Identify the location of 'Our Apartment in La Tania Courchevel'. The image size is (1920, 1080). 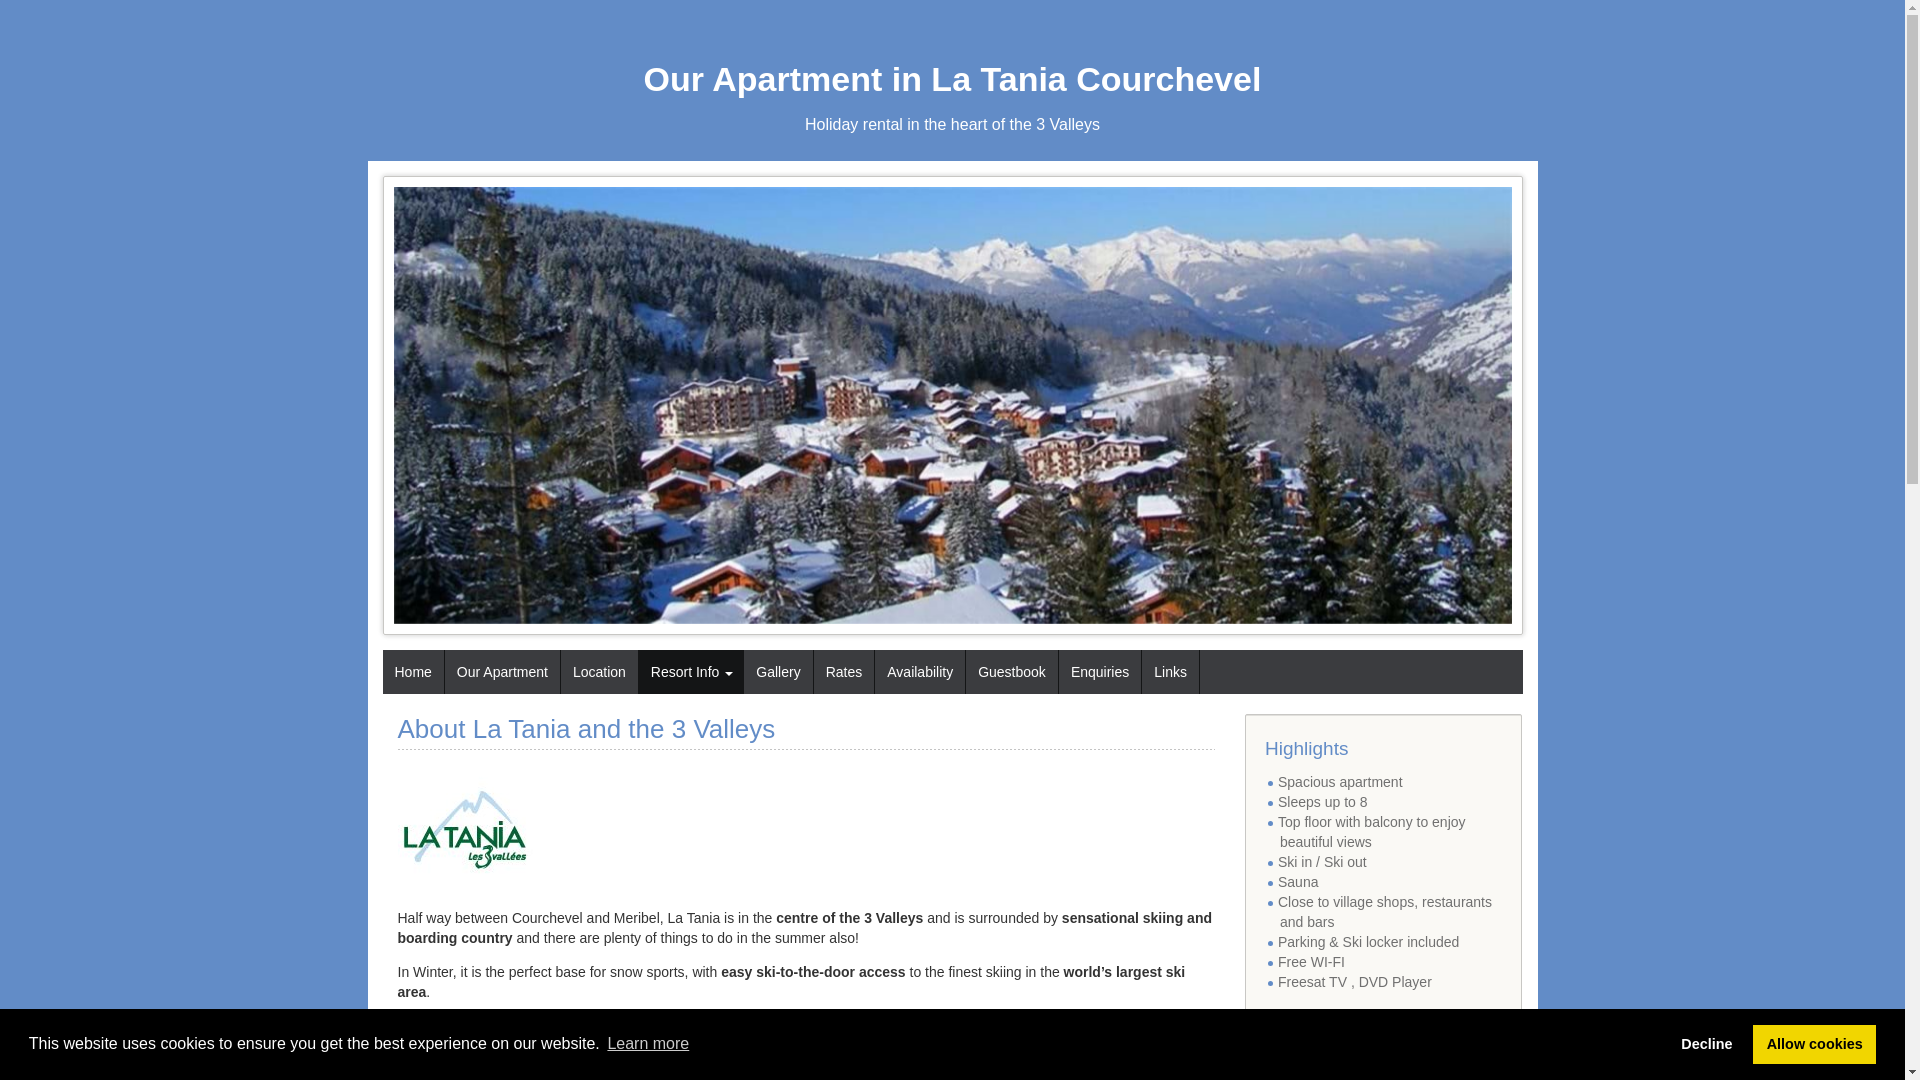
(952, 78).